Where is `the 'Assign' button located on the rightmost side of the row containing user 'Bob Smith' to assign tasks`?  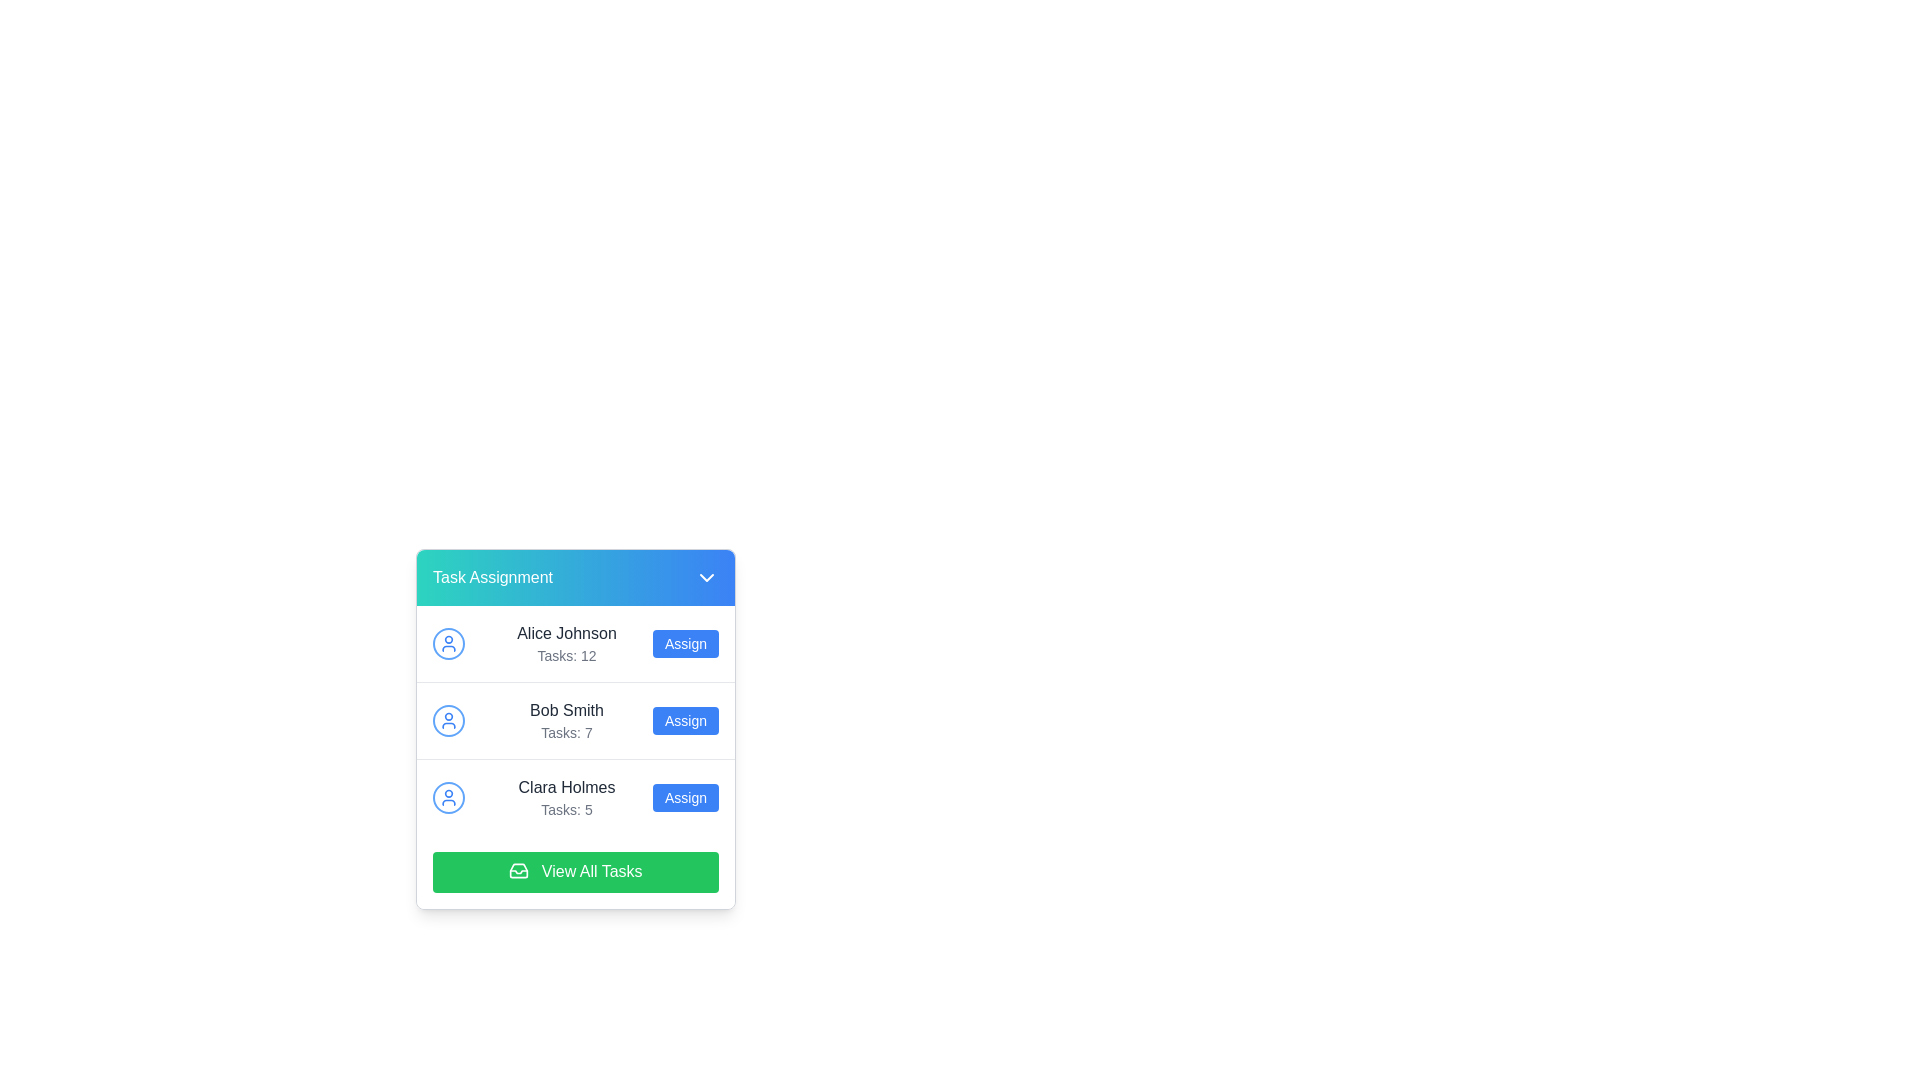 the 'Assign' button located on the rightmost side of the row containing user 'Bob Smith' to assign tasks is located at coordinates (686, 721).